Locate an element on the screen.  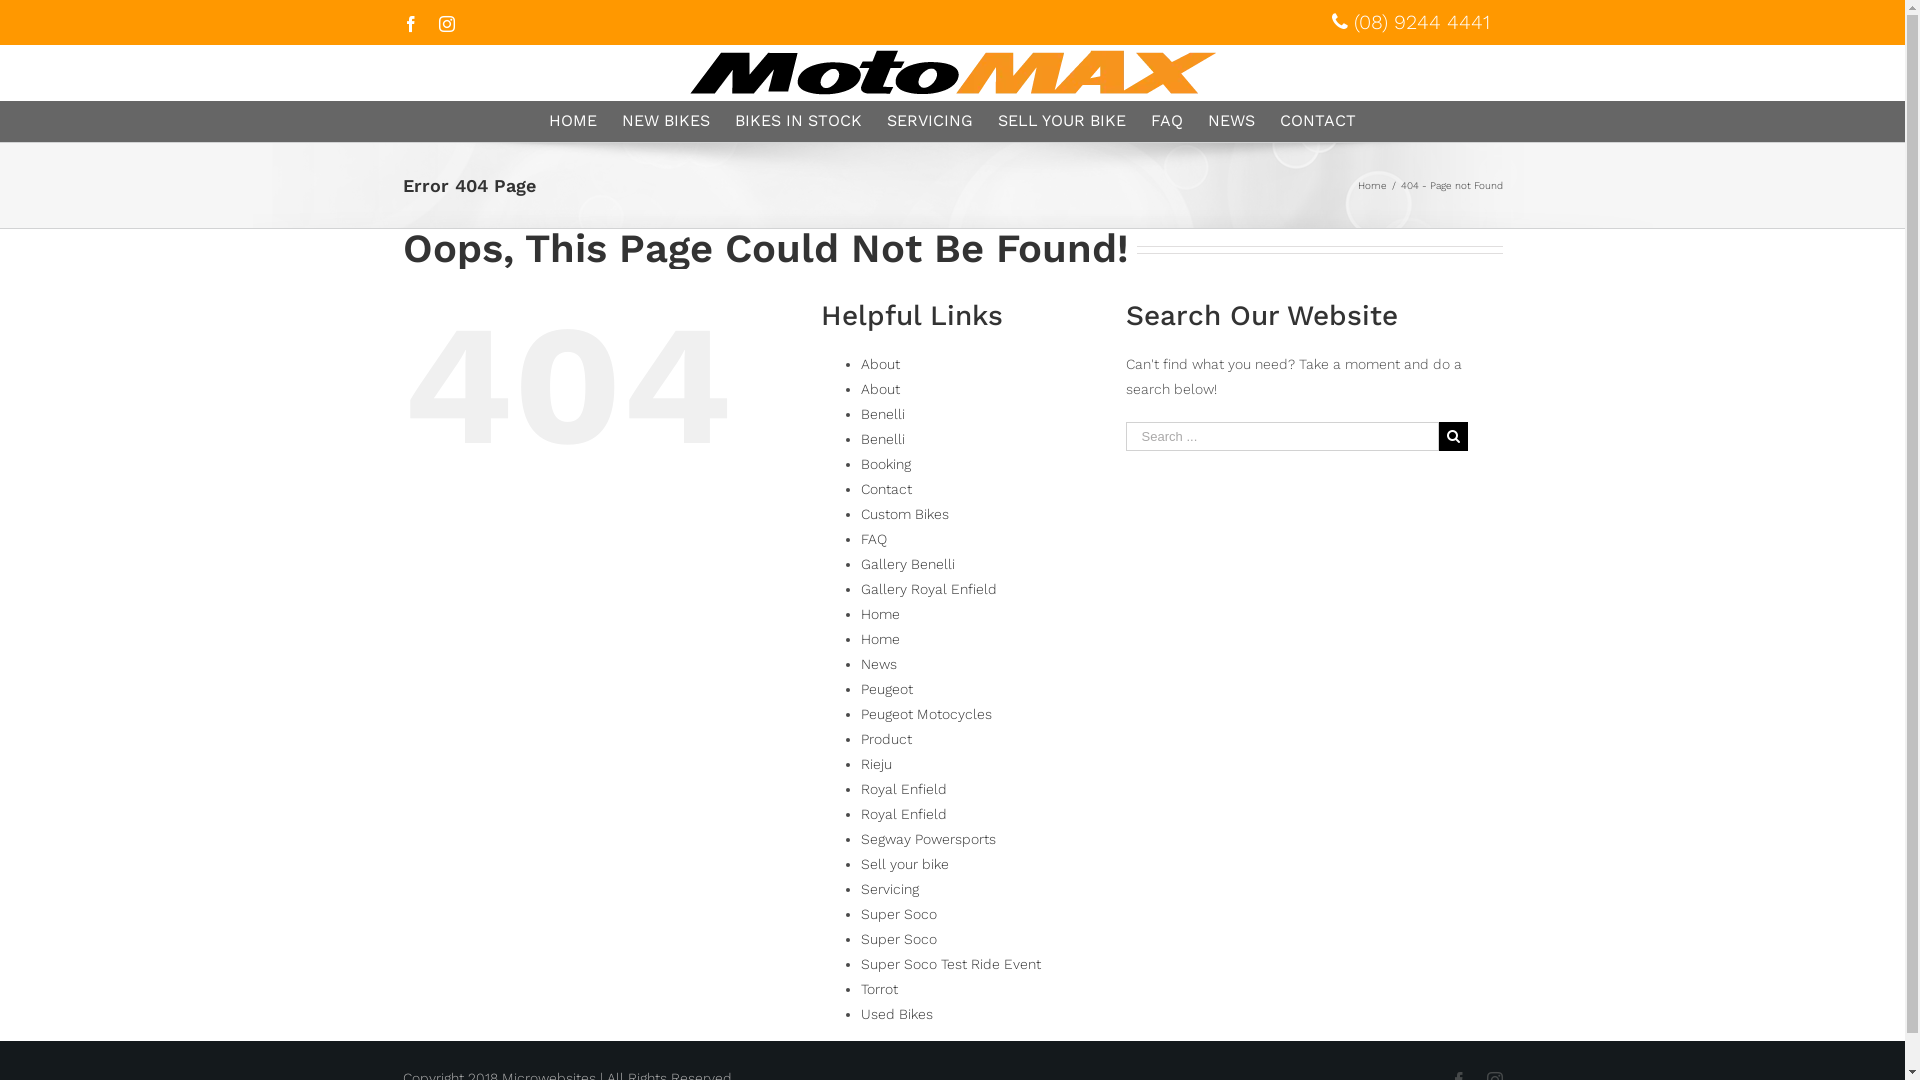
'(08) 9244 4441' is located at coordinates (1409, 22).